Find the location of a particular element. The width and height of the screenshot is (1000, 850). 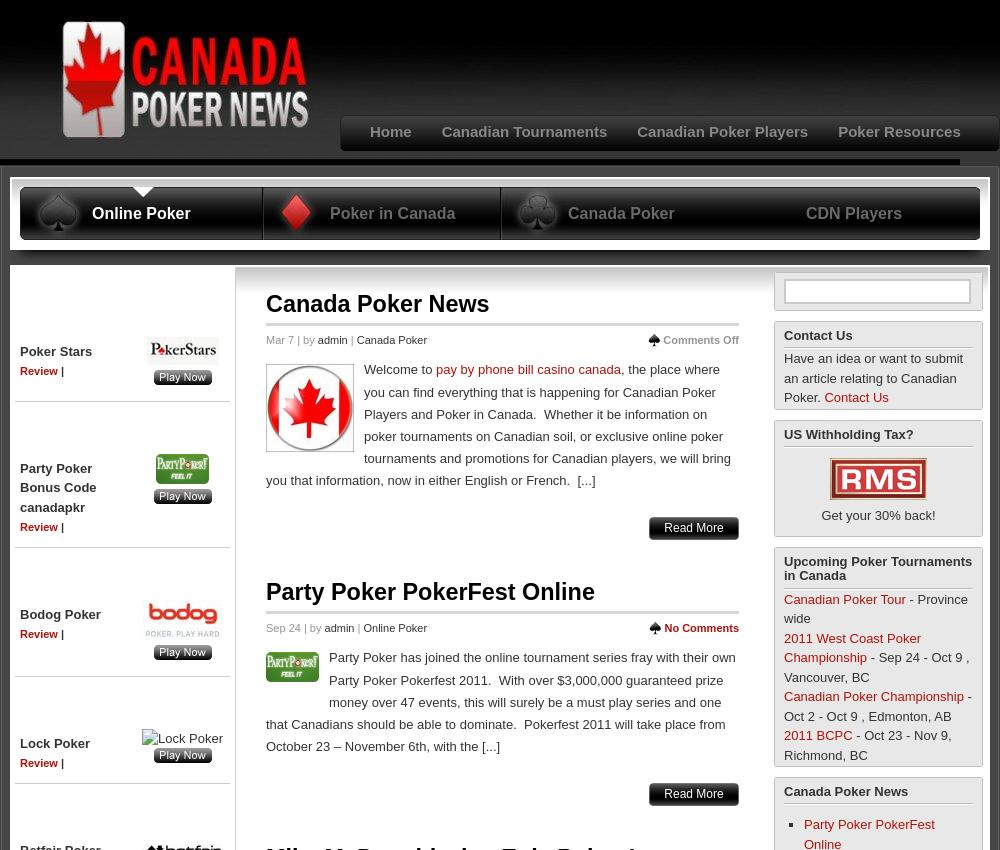

'Canadian Poker Tour' is located at coordinates (843, 597).